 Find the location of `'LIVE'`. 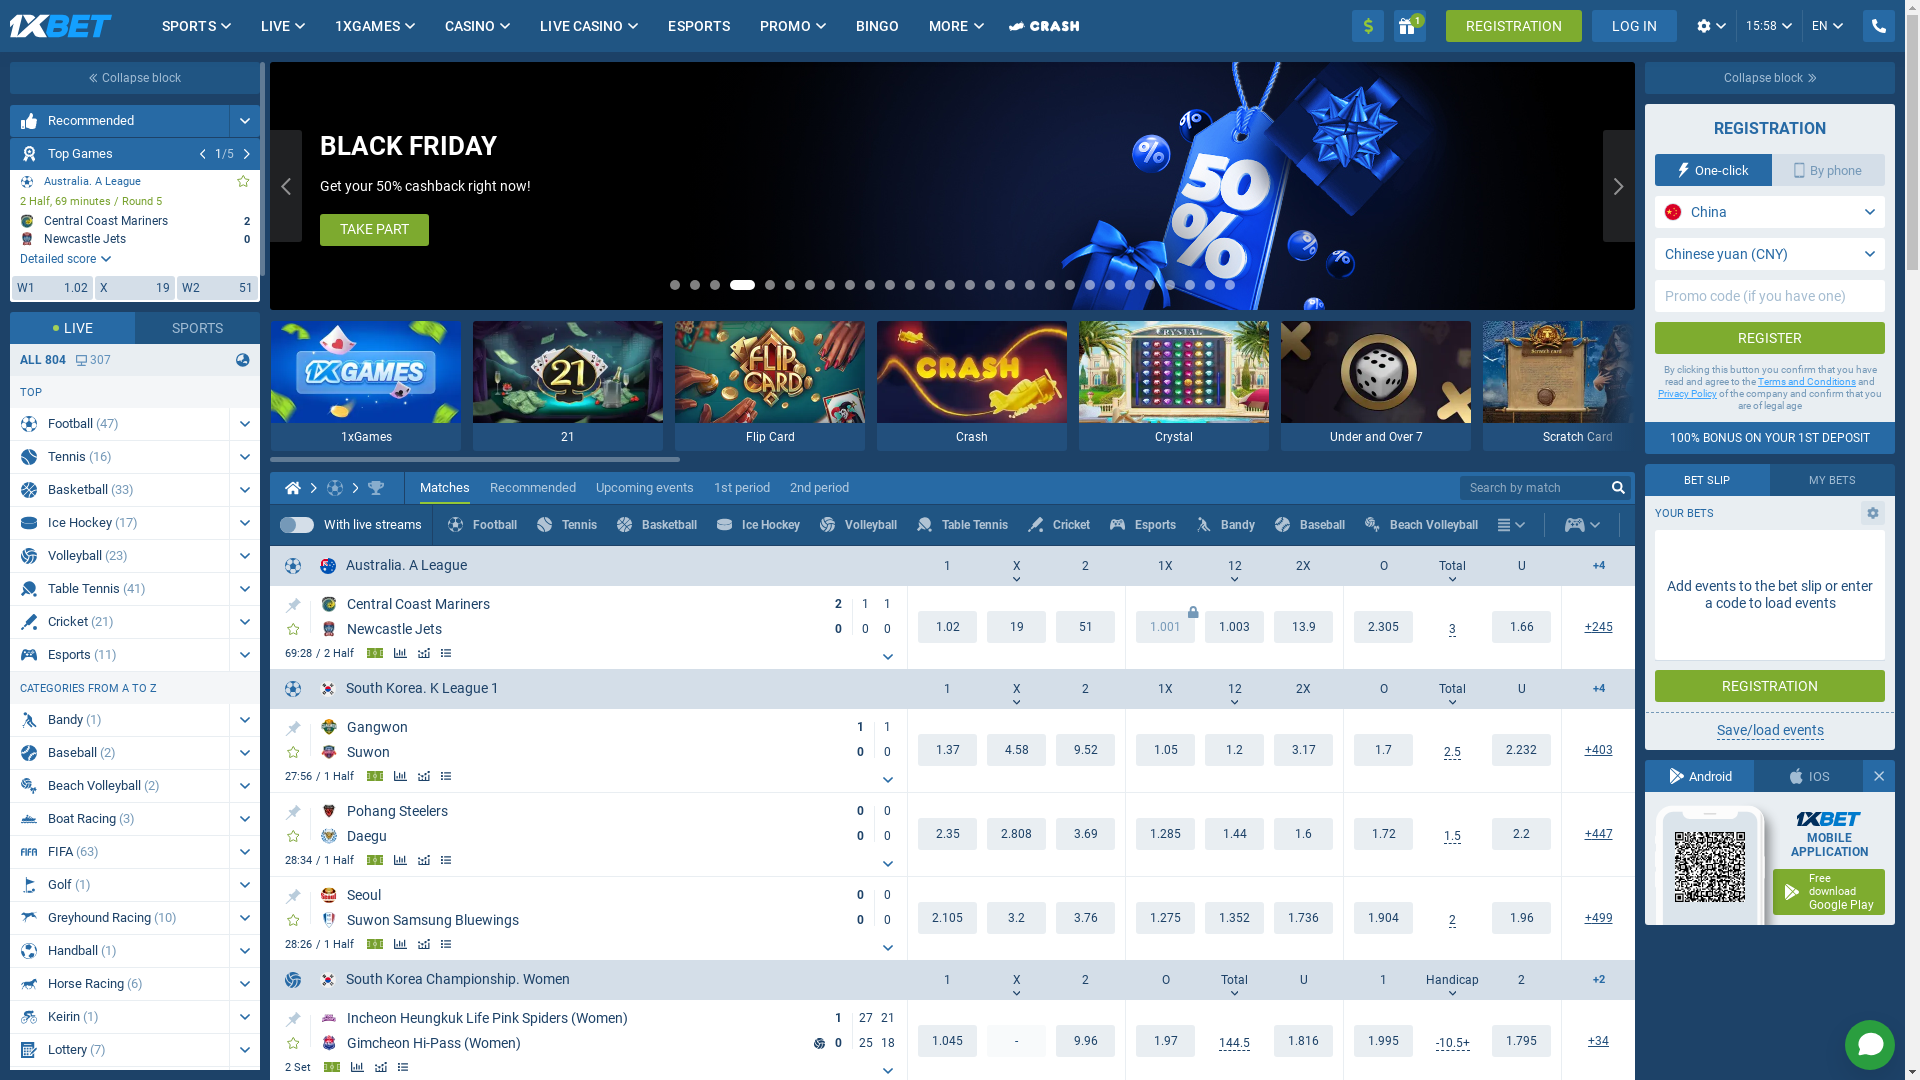

'LIVE' is located at coordinates (259, 26).